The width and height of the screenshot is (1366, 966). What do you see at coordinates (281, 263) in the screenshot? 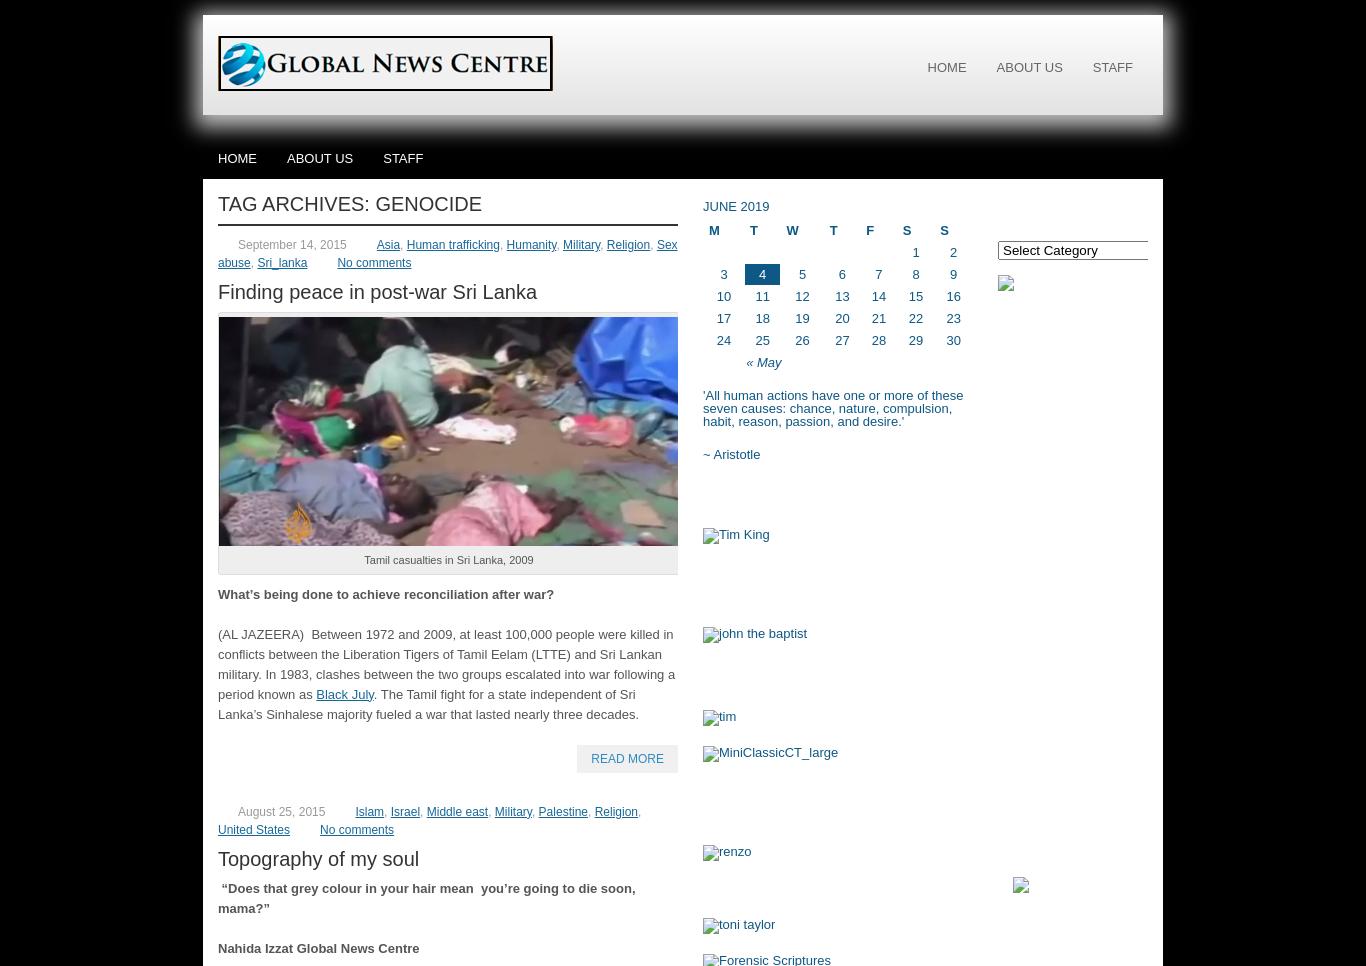
I see `'Sri_lanka'` at bounding box center [281, 263].